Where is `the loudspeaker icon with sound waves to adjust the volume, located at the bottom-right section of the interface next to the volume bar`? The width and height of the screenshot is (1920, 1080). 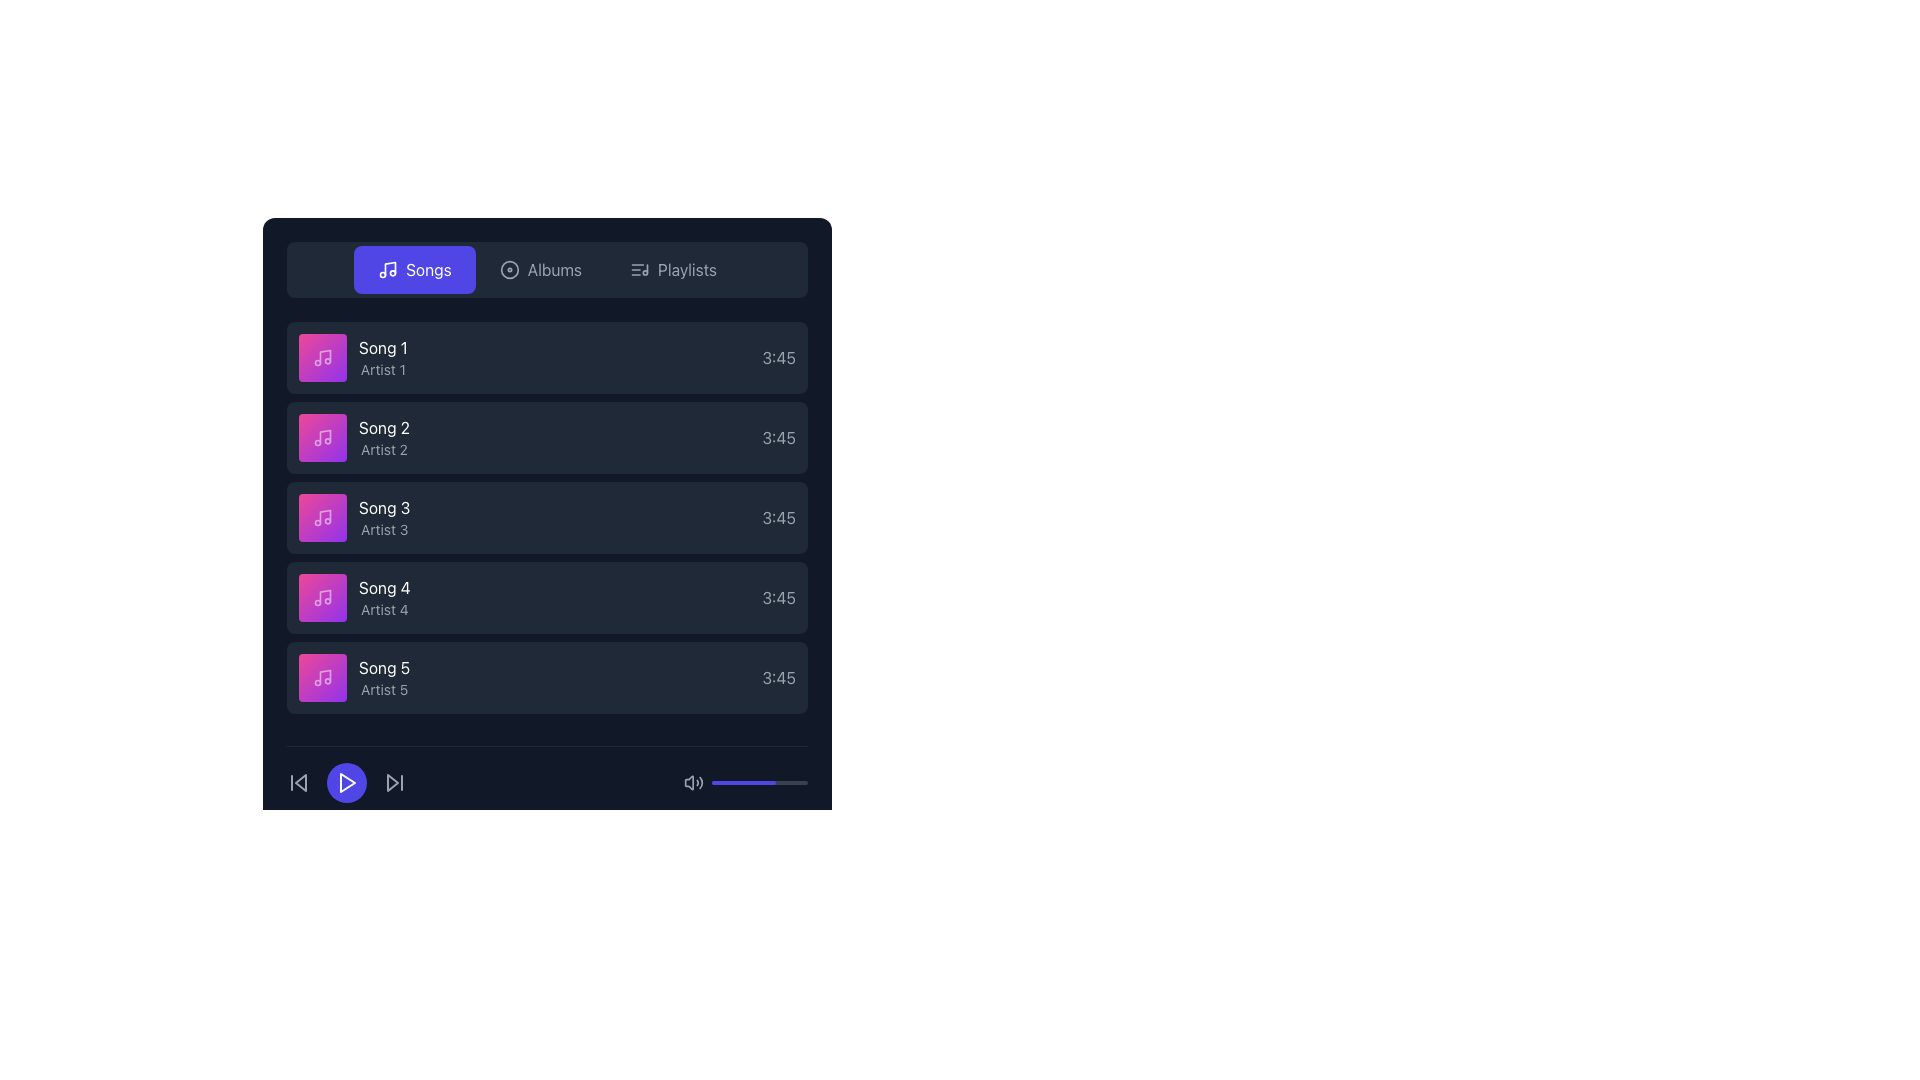
the loudspeaker icon with sound waves to adjust the volume, located at the bottom-right section of the interface next to the volume bar is located at coordinates (694, 782).